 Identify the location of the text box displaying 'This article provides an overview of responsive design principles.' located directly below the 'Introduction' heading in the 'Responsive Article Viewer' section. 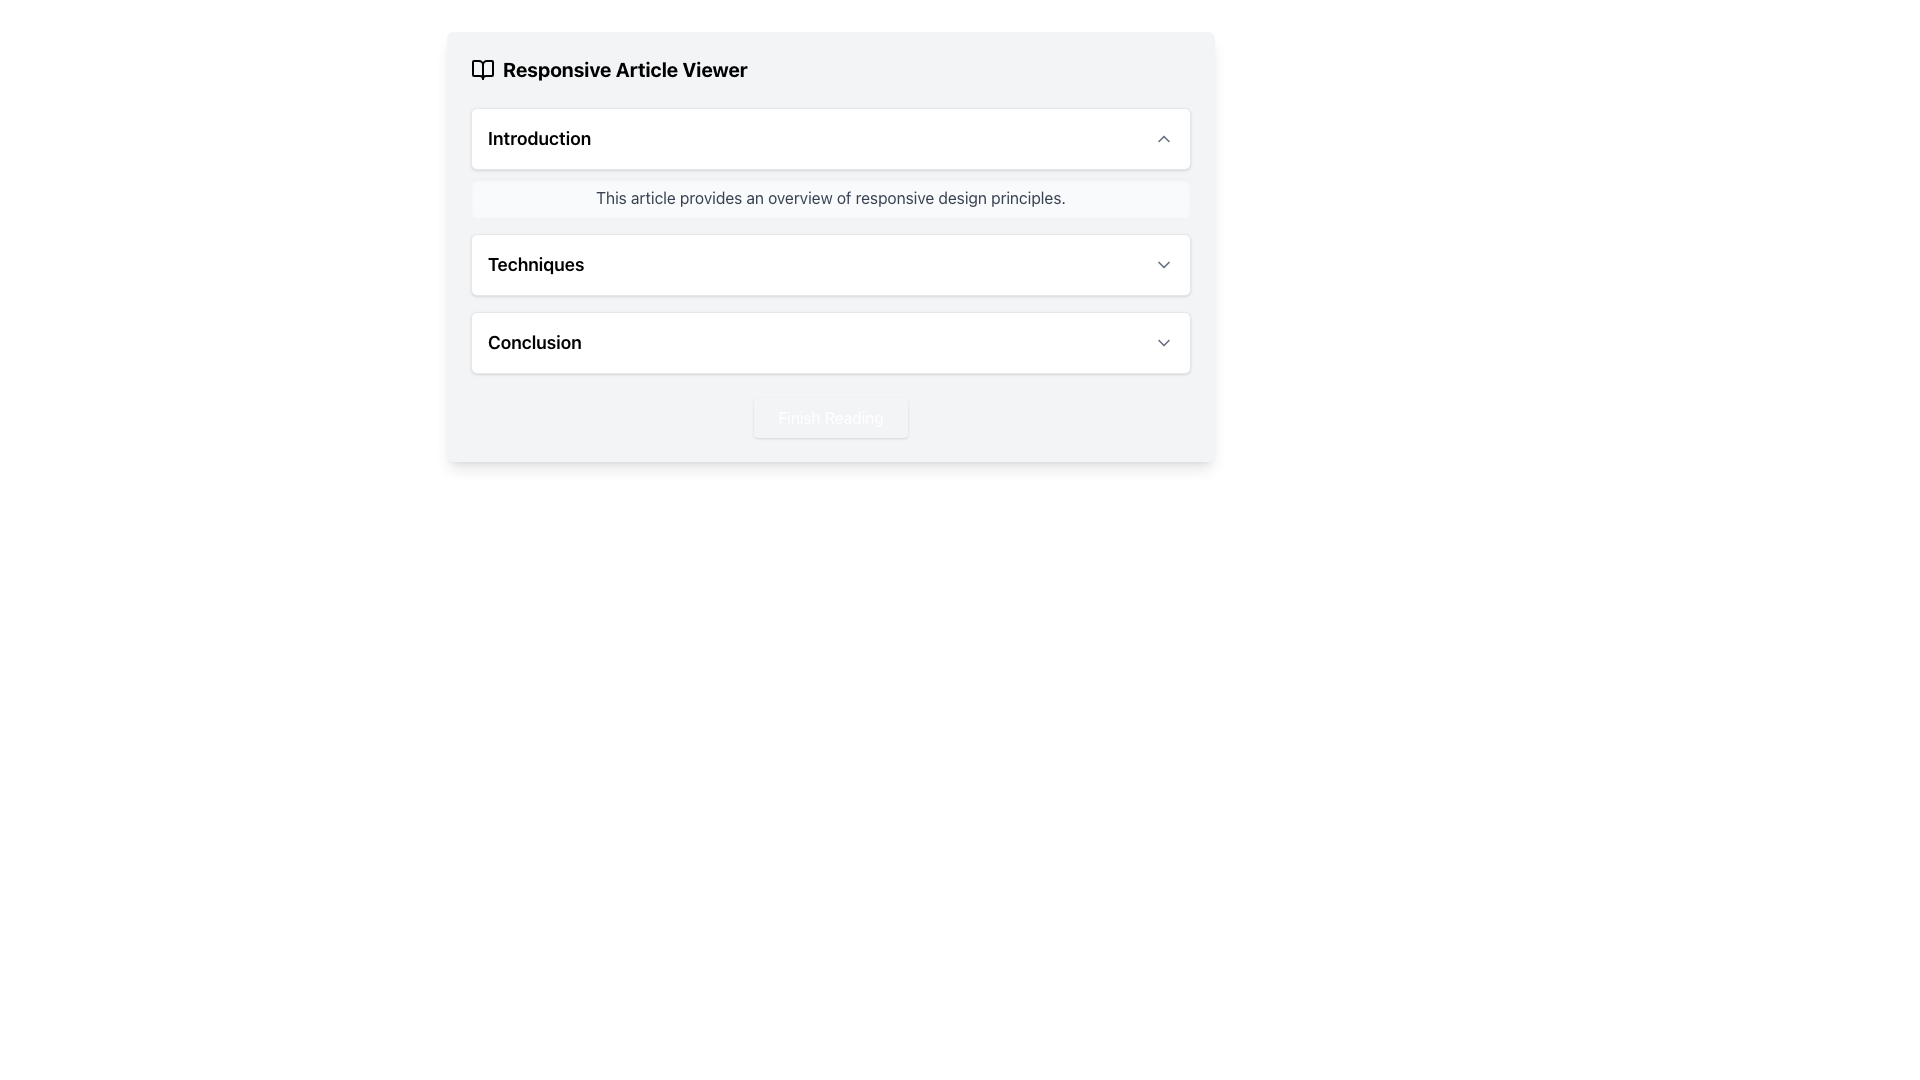
(830, 197).